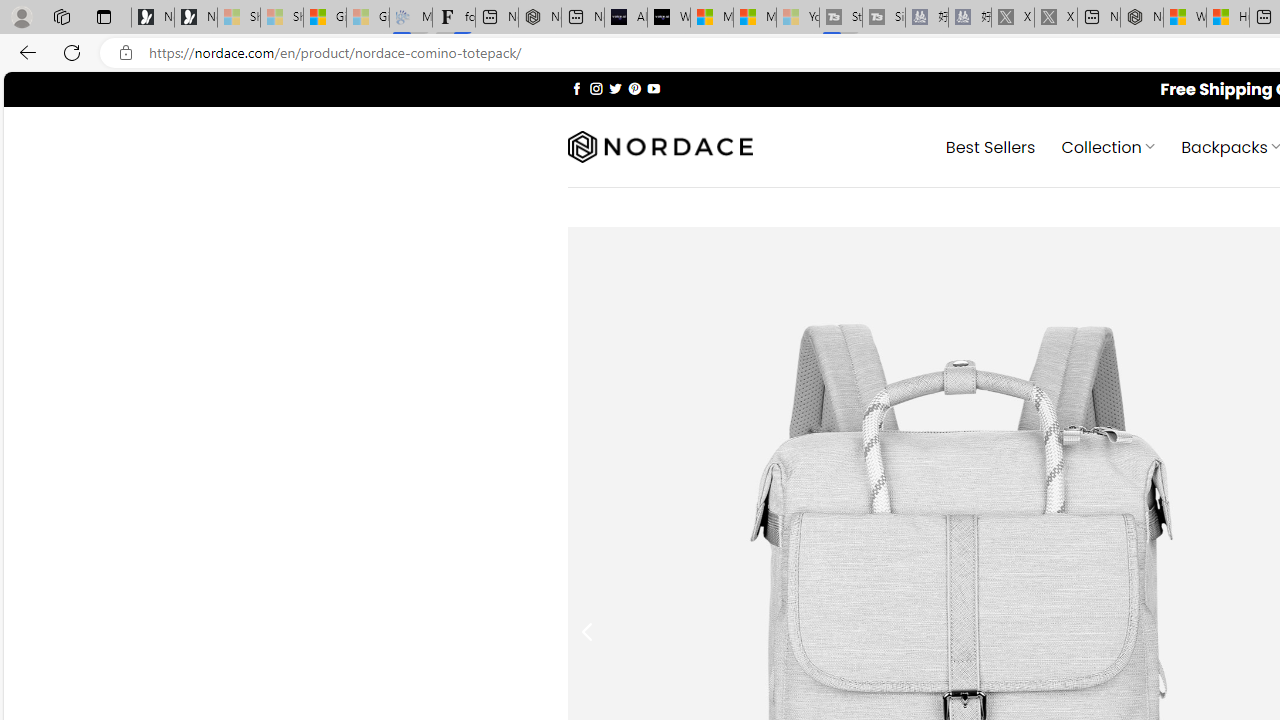 This screenshot has width=1280, height=720. I want to click on 'Nordace - #1 Japanese Best-Seller - Siena Smart Backpack', so click(539, 17).